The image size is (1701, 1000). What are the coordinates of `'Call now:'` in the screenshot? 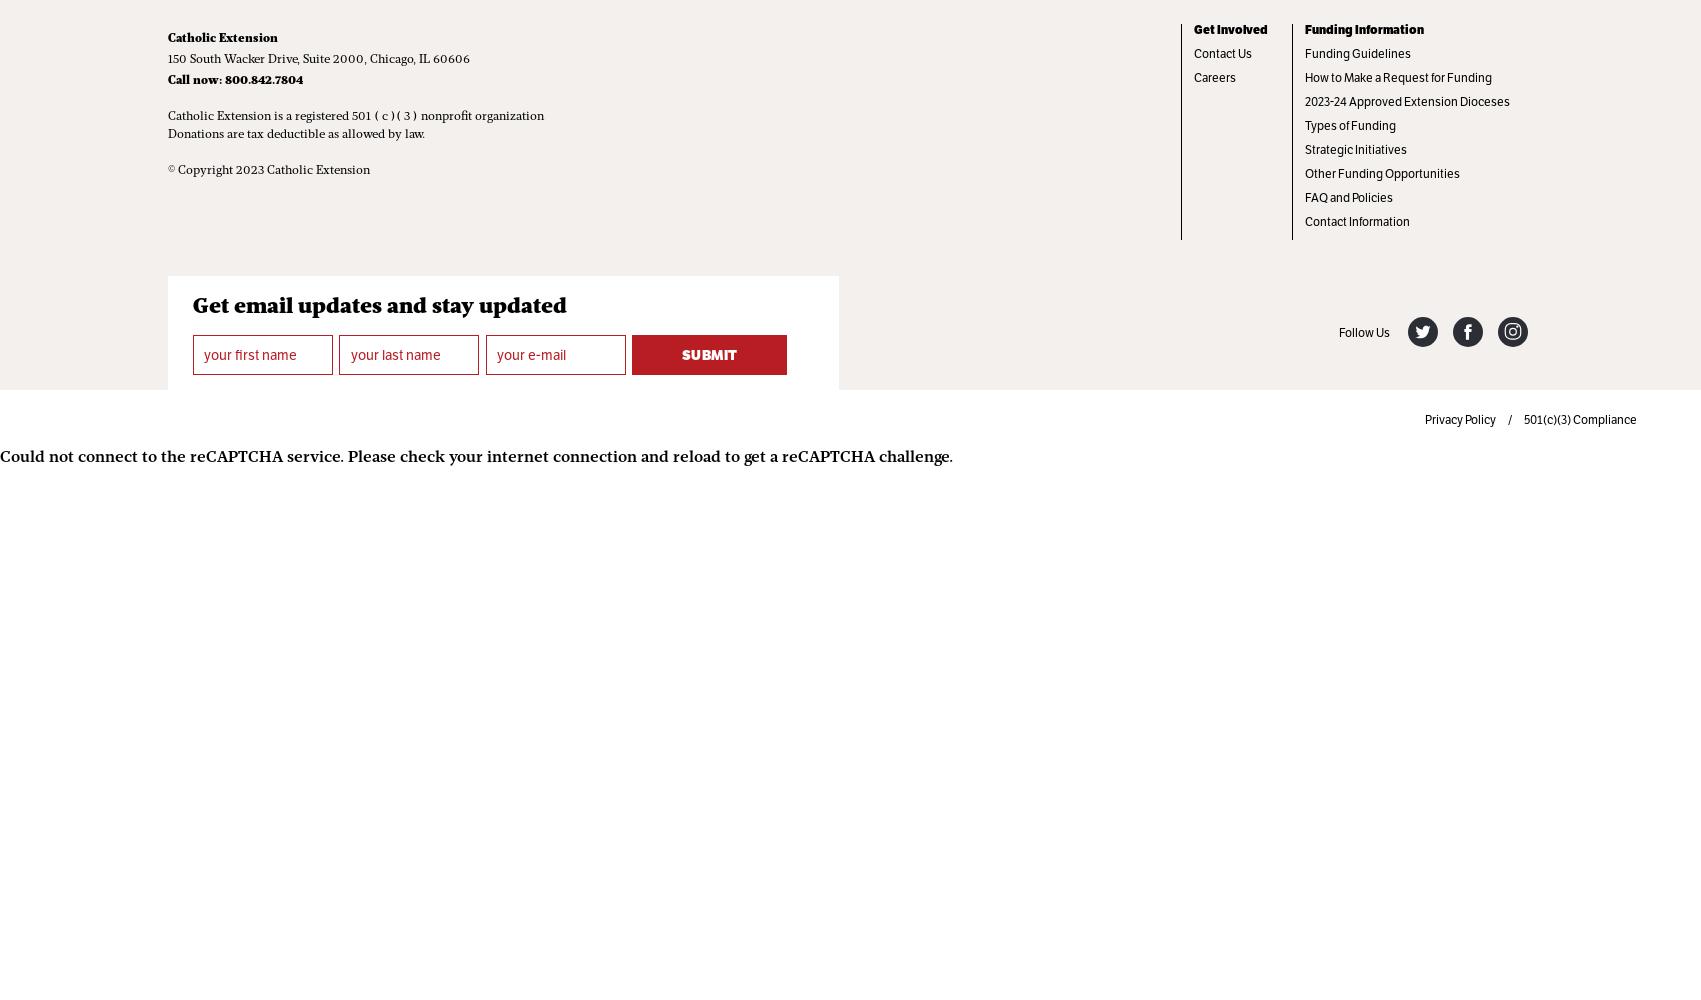 It's located at (194, 80).